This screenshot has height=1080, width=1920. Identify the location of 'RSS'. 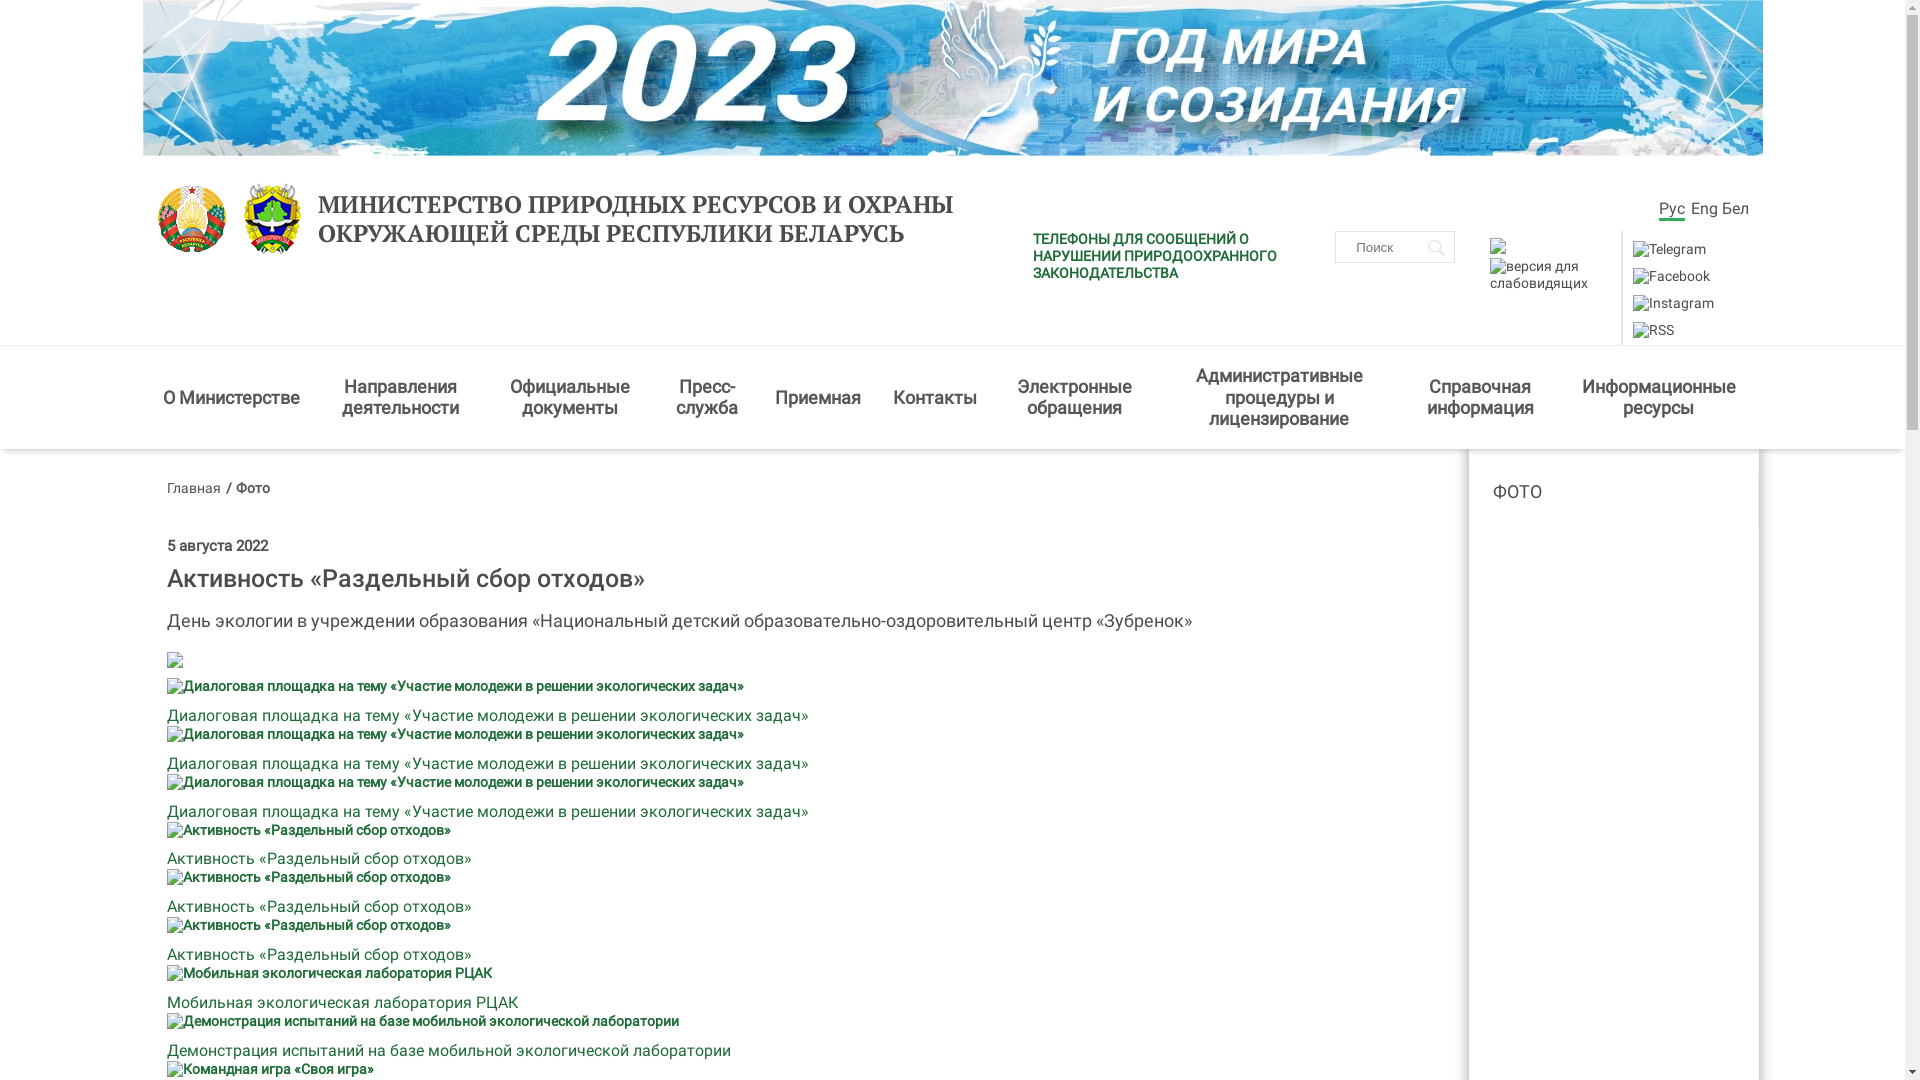
(1651, 329).